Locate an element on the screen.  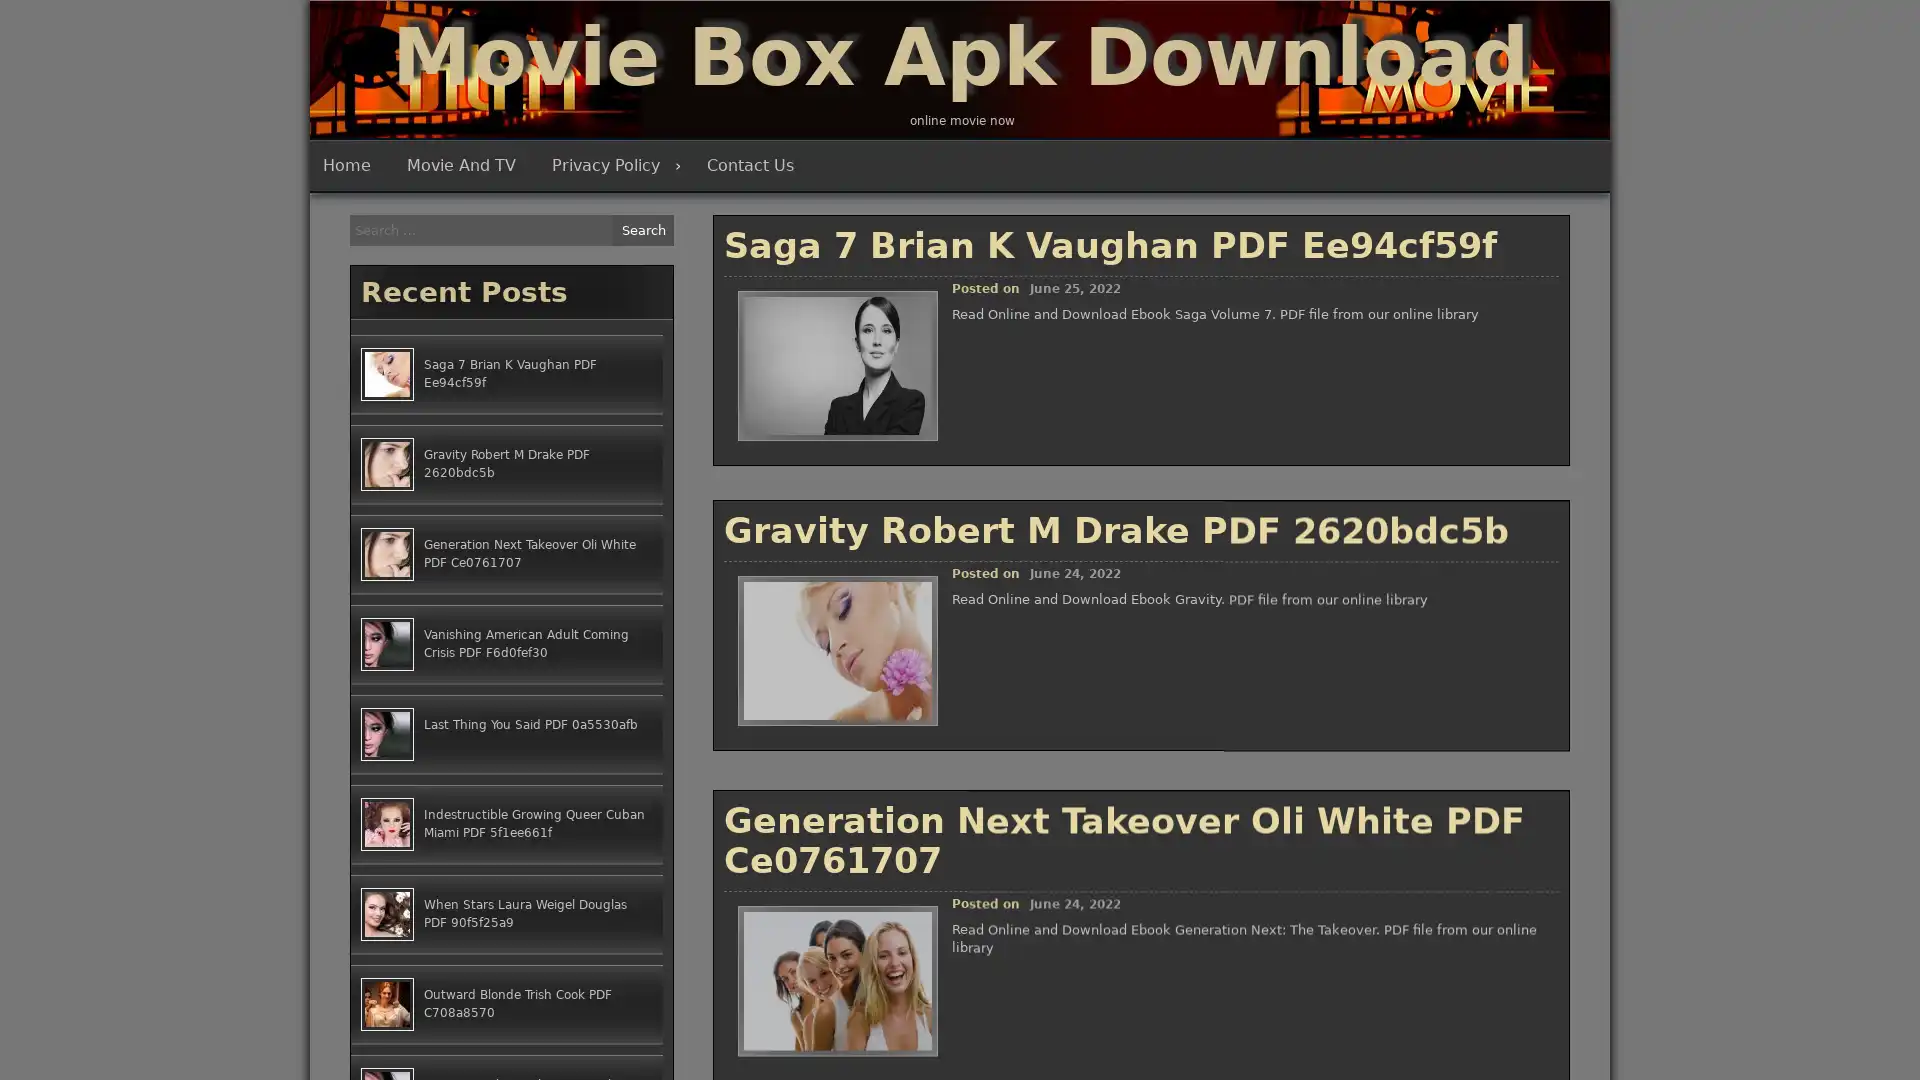
Search is located at coordinates (643, 229).